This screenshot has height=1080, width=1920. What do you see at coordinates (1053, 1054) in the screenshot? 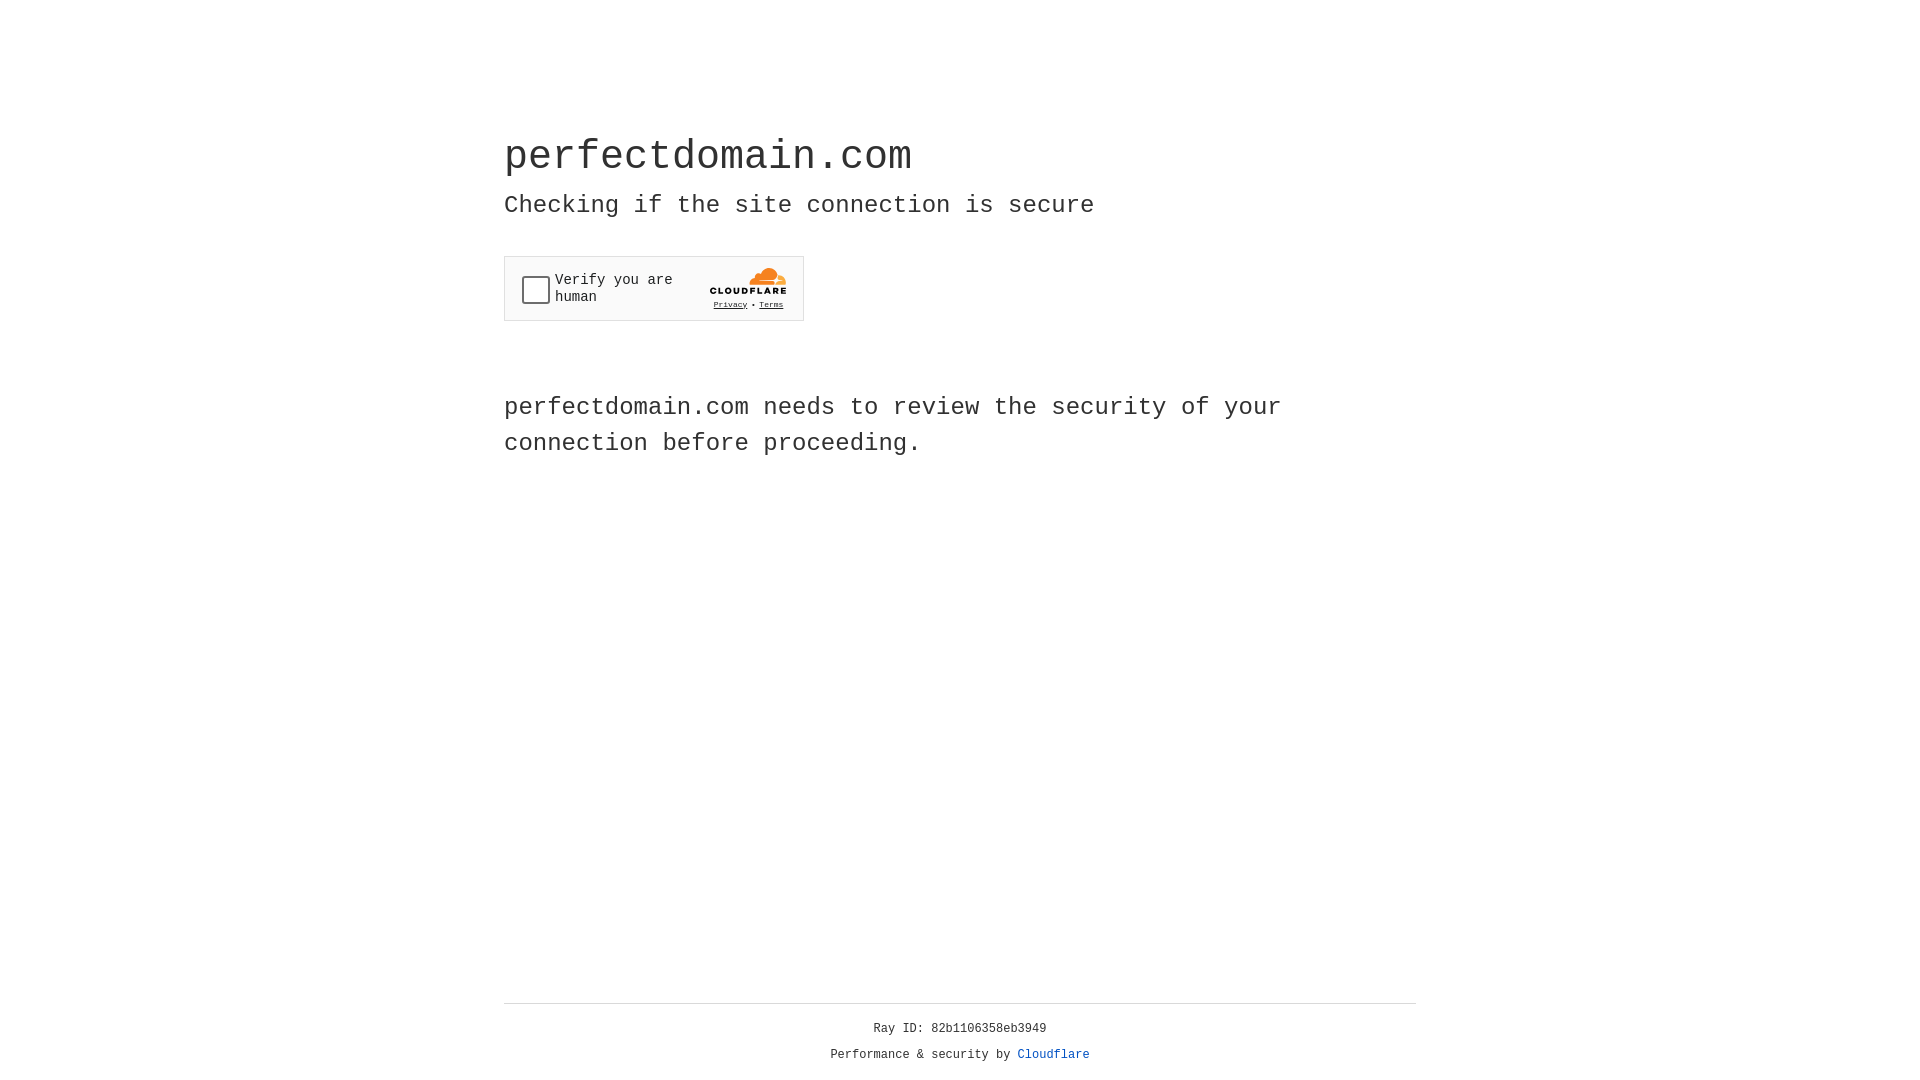
I see `'Cloudflare'` at bounding box center [1053, 1054].